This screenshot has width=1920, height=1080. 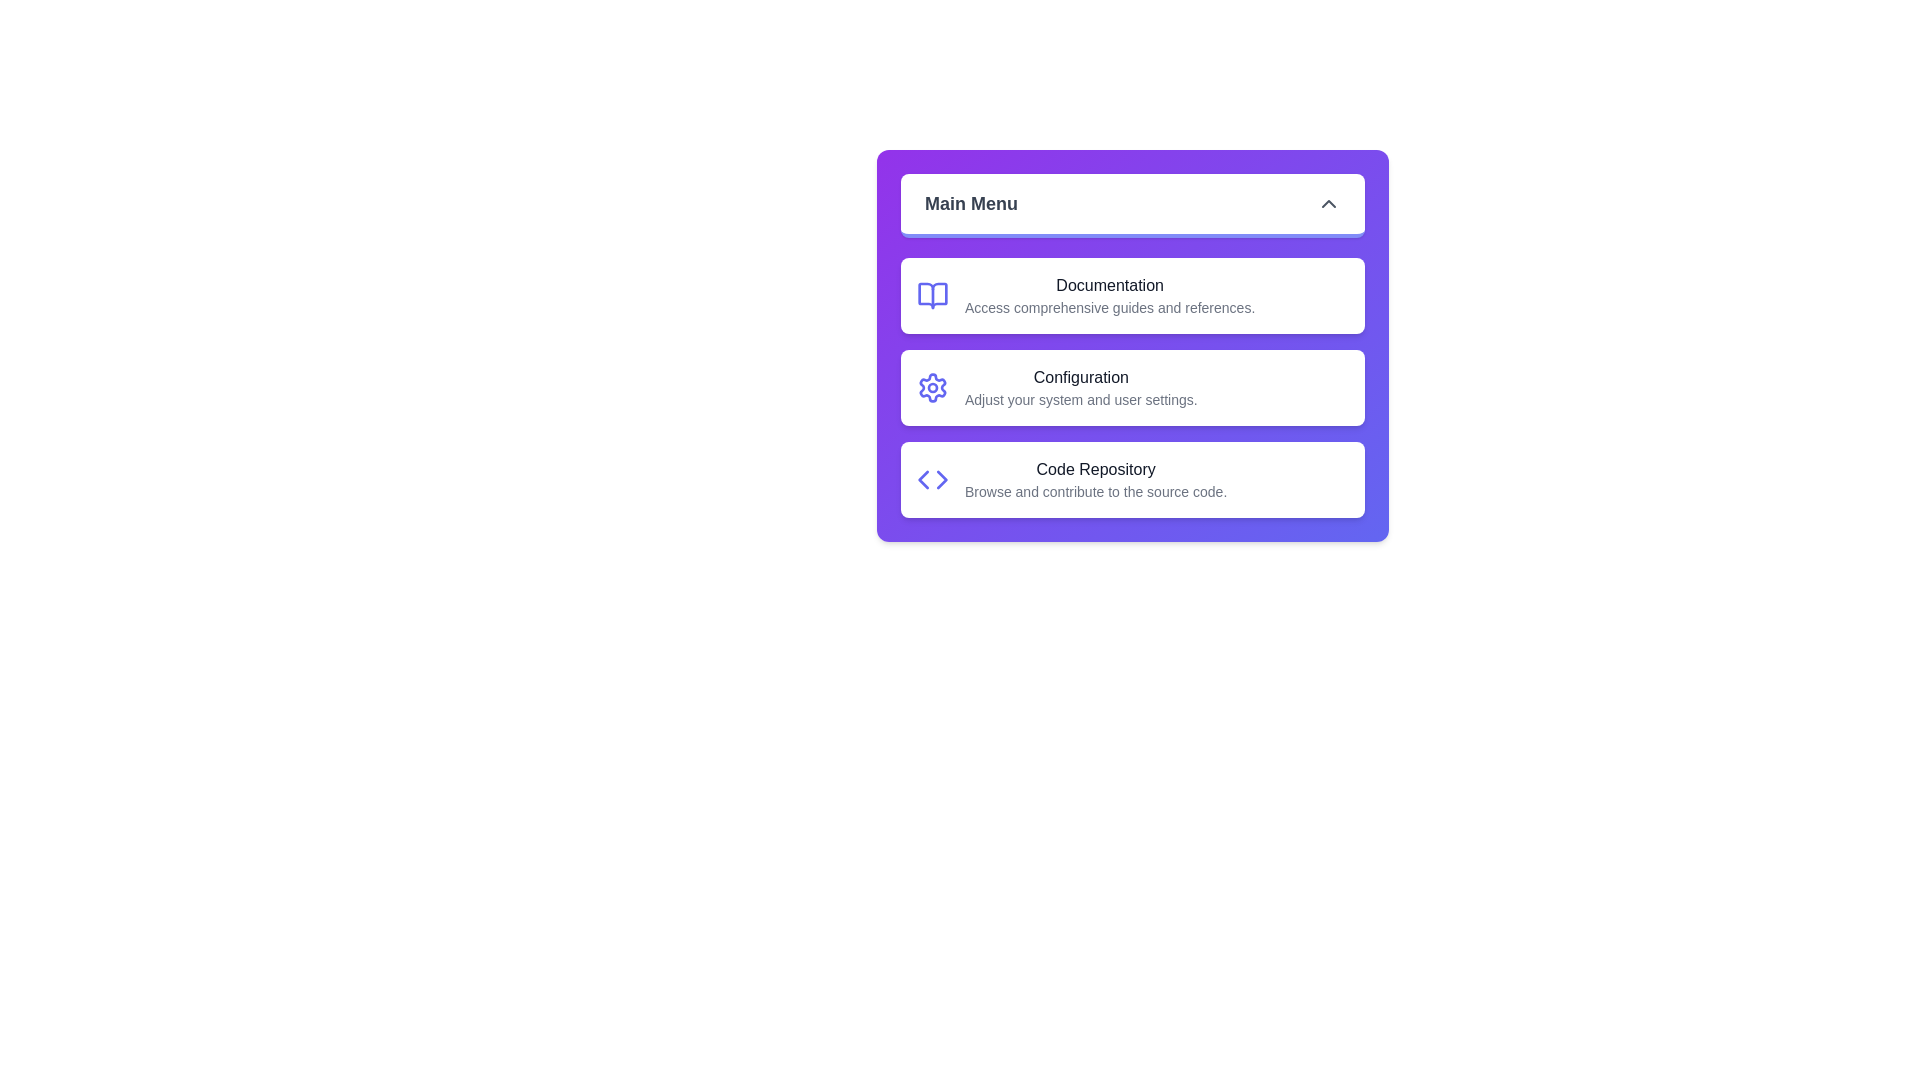 What do you see at coordinates (931, 296) in the screenshot?
I see `the Documentation icon to interact with it` at bounding box center [931, 296].